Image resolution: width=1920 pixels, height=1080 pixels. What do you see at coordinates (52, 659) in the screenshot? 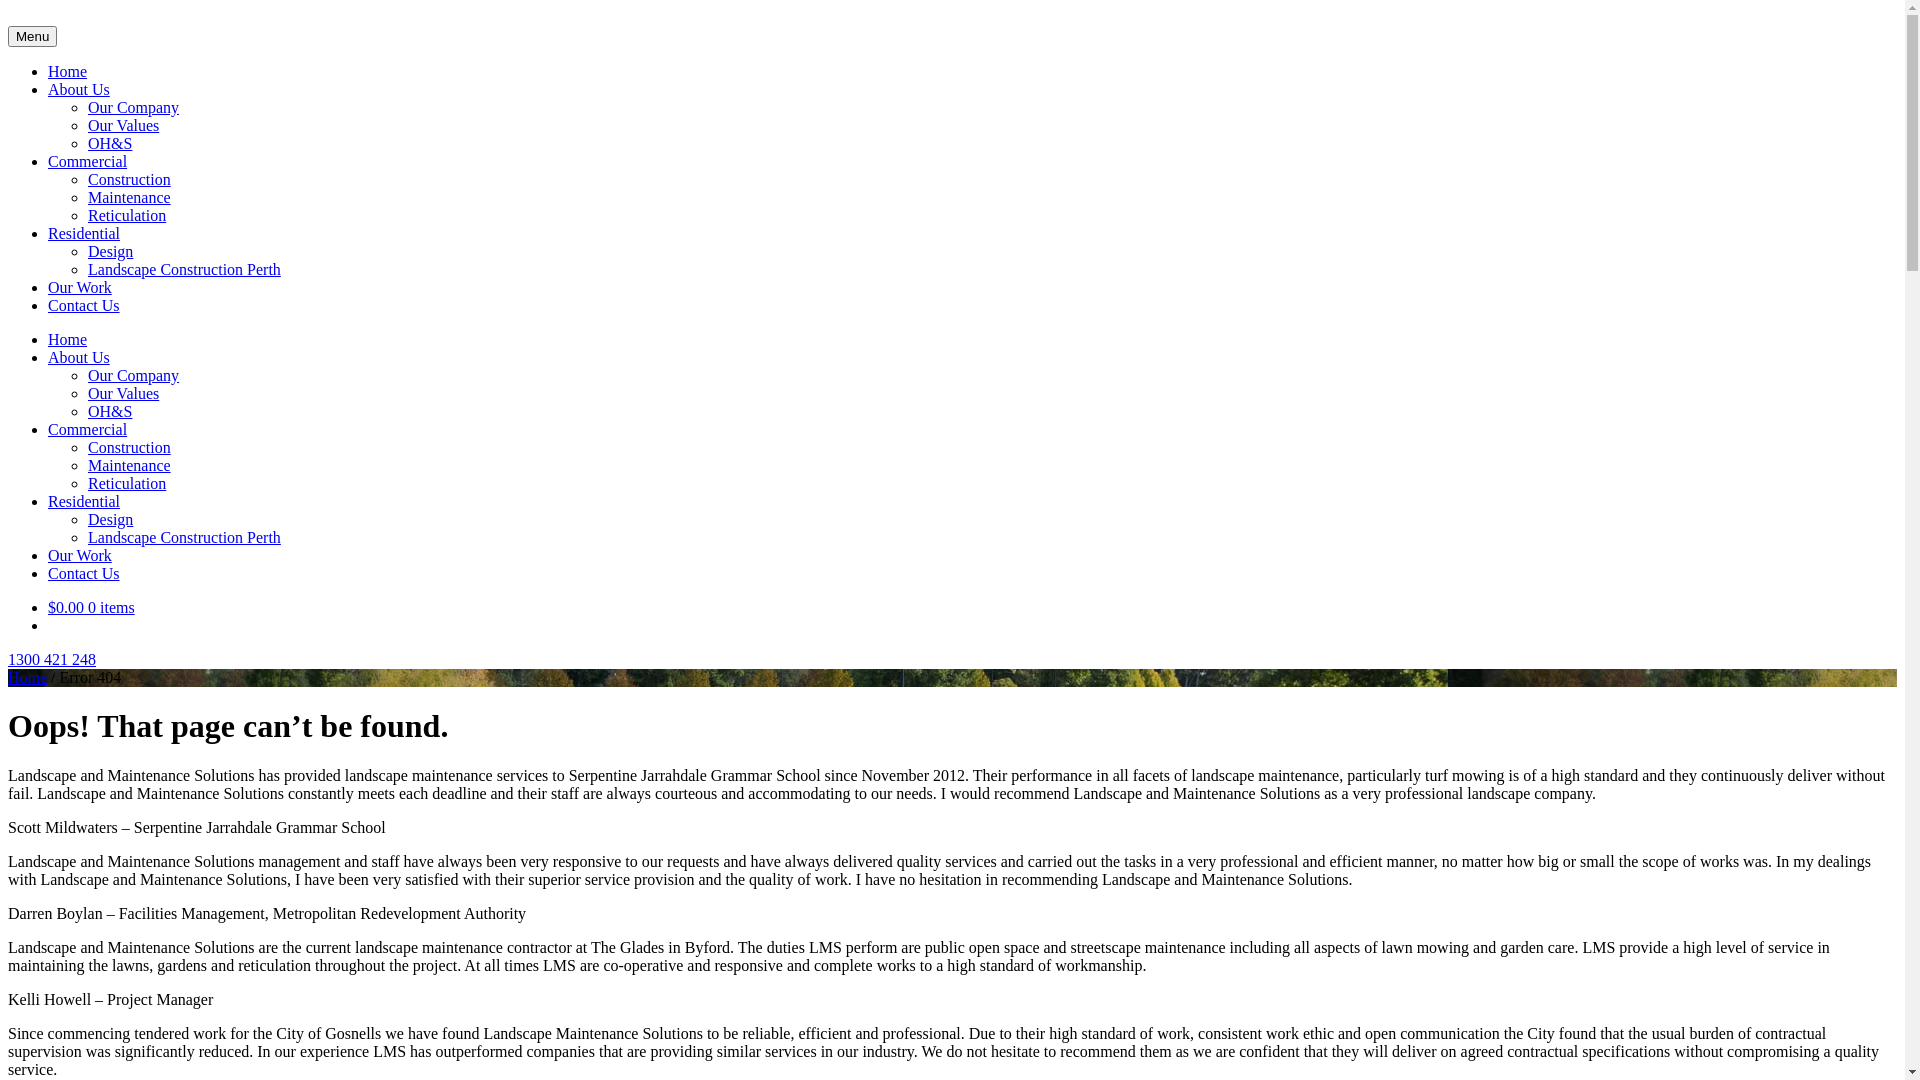
I see `'1300 421 248'` at bounding box center [52, 659].